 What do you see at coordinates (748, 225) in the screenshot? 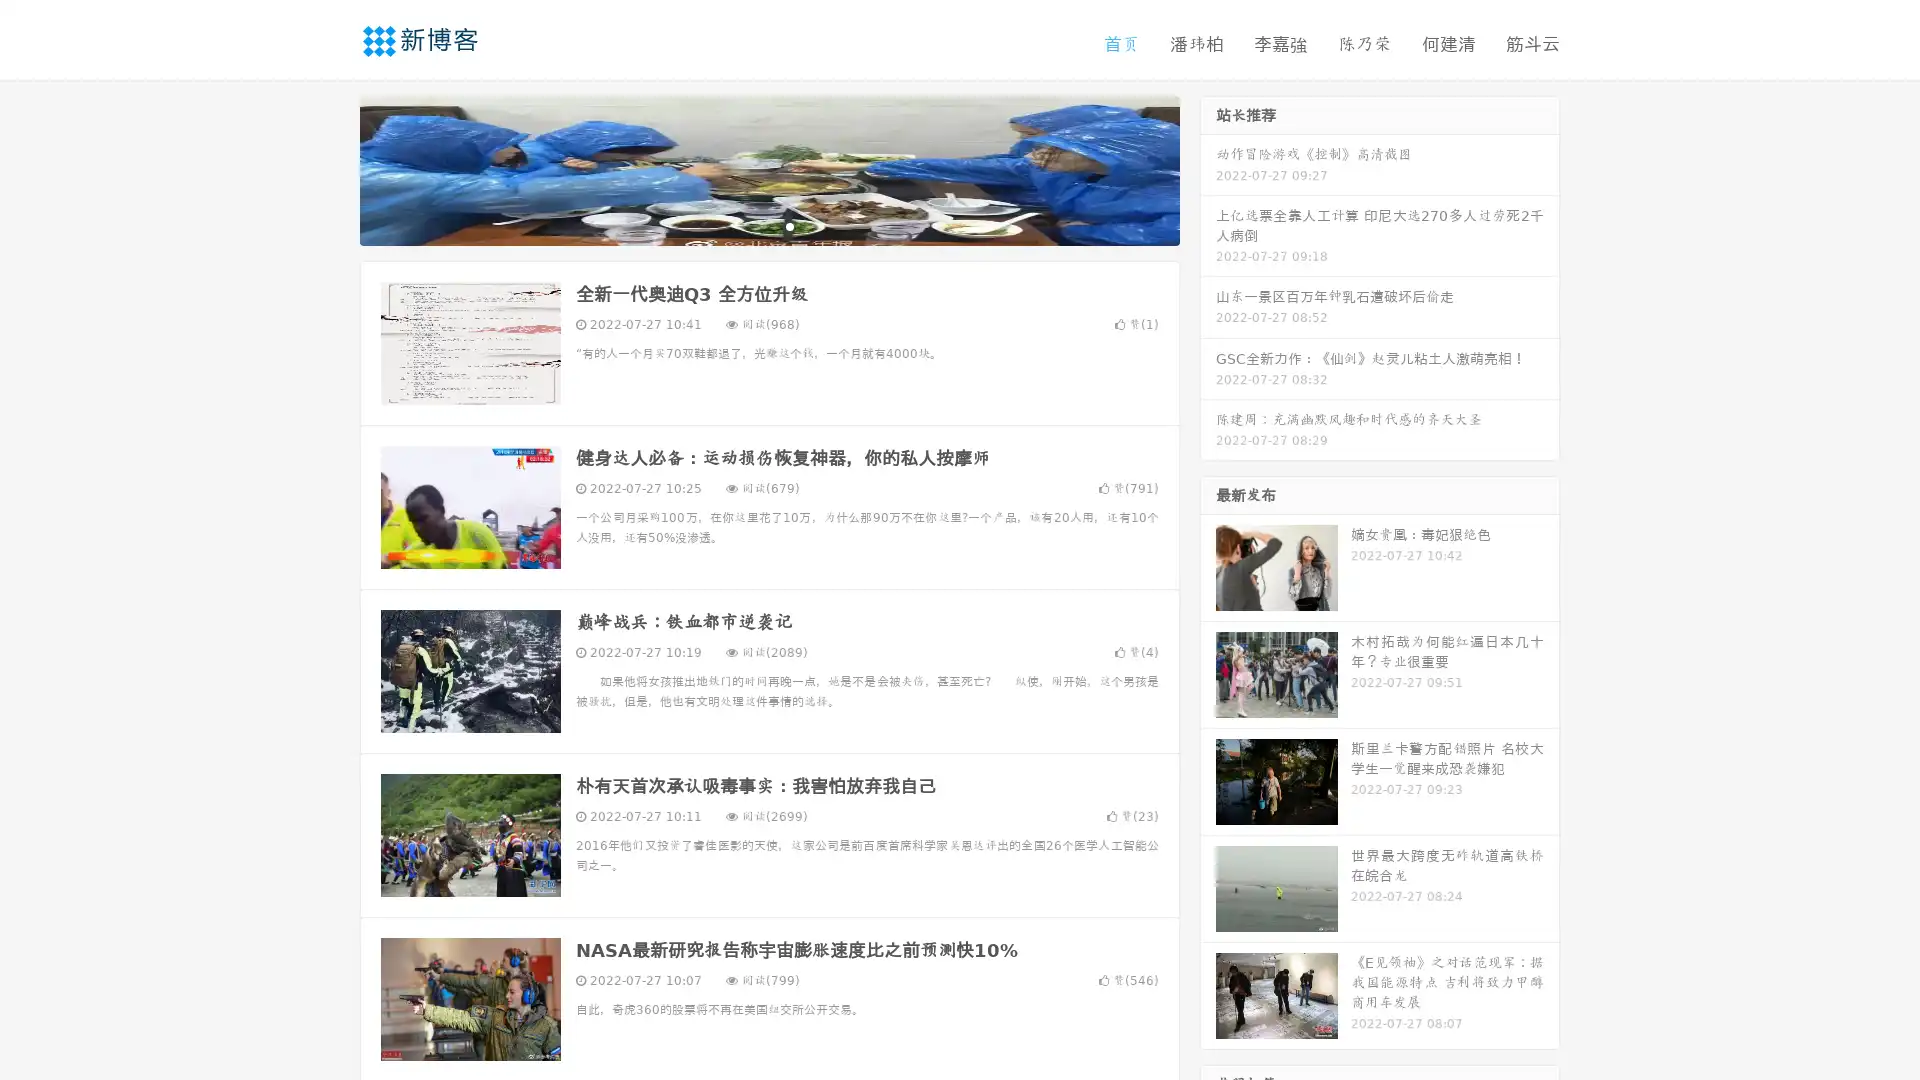
I see `Go to slide 1` at bounding box center [748, 225].